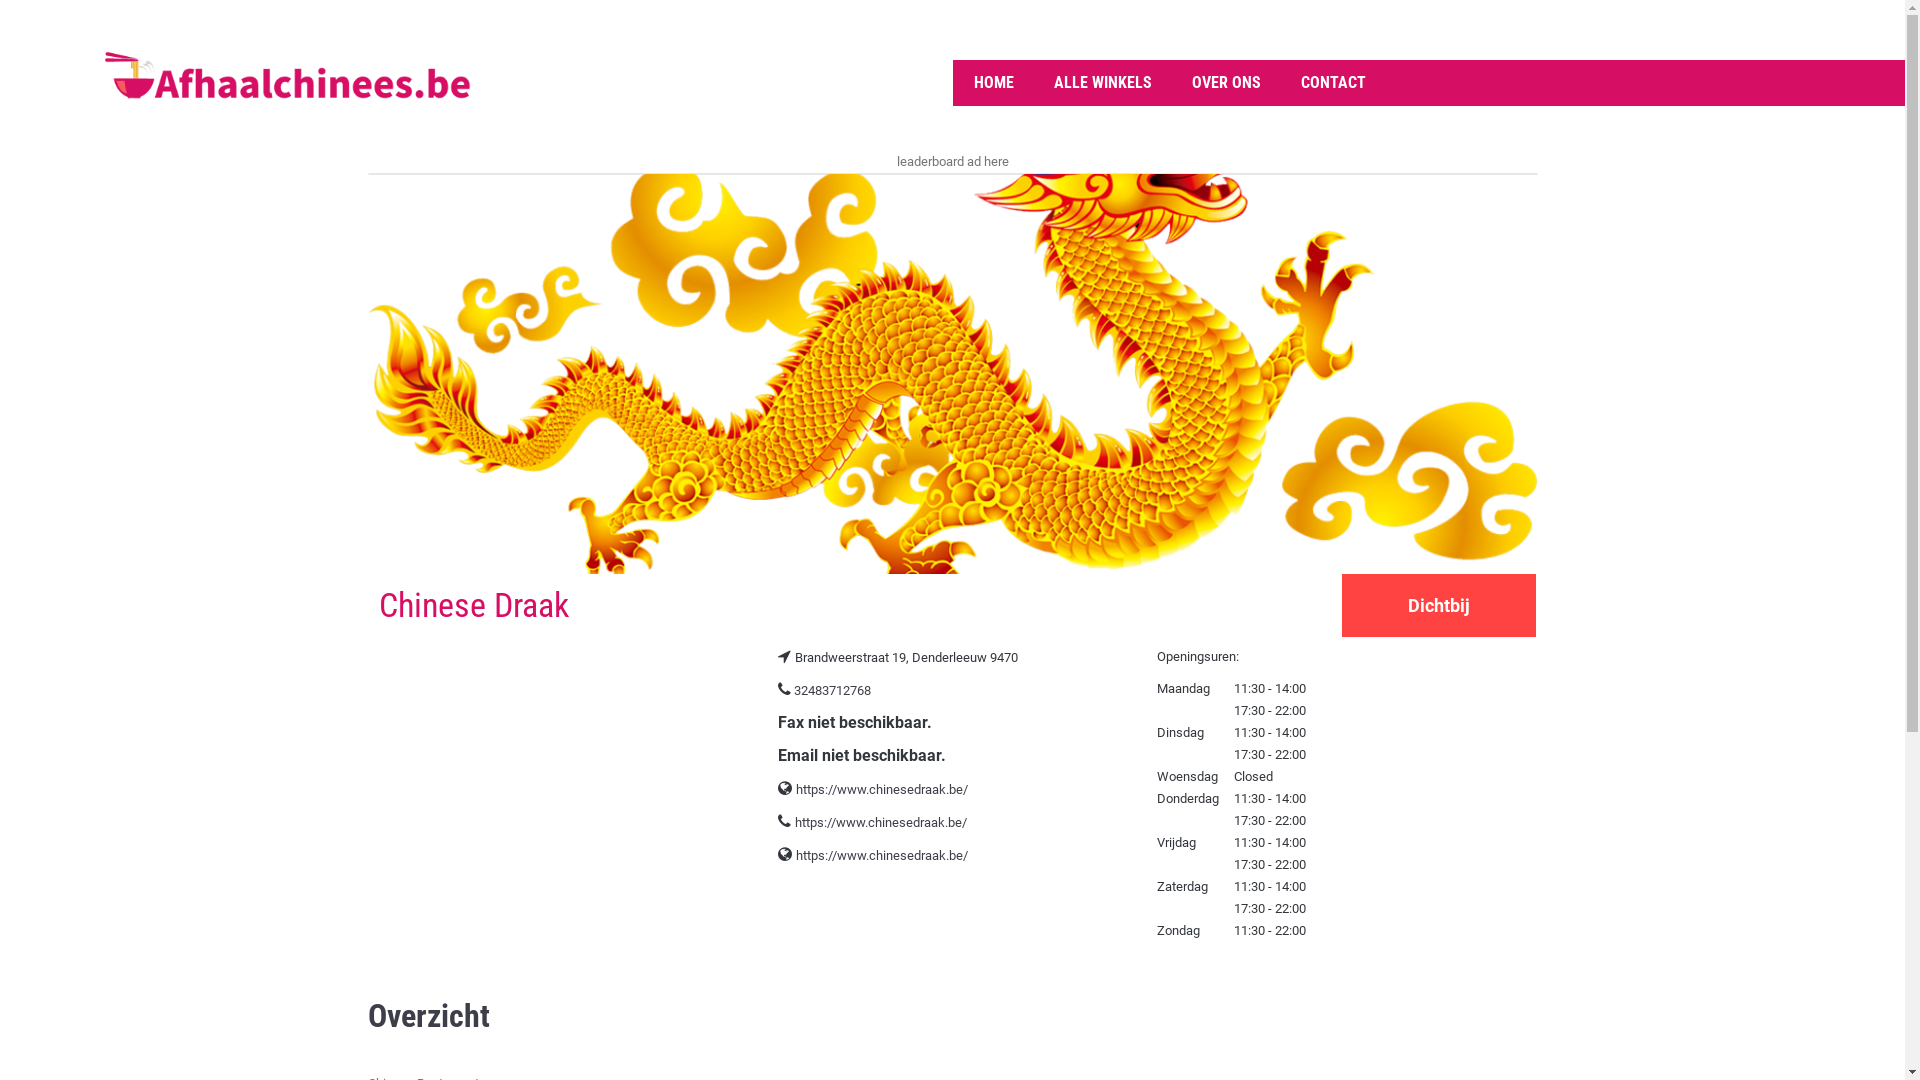 The image size is (1920, 1080). I want to click on 'https://www.chinesedraak.be/', so click(795, 855).